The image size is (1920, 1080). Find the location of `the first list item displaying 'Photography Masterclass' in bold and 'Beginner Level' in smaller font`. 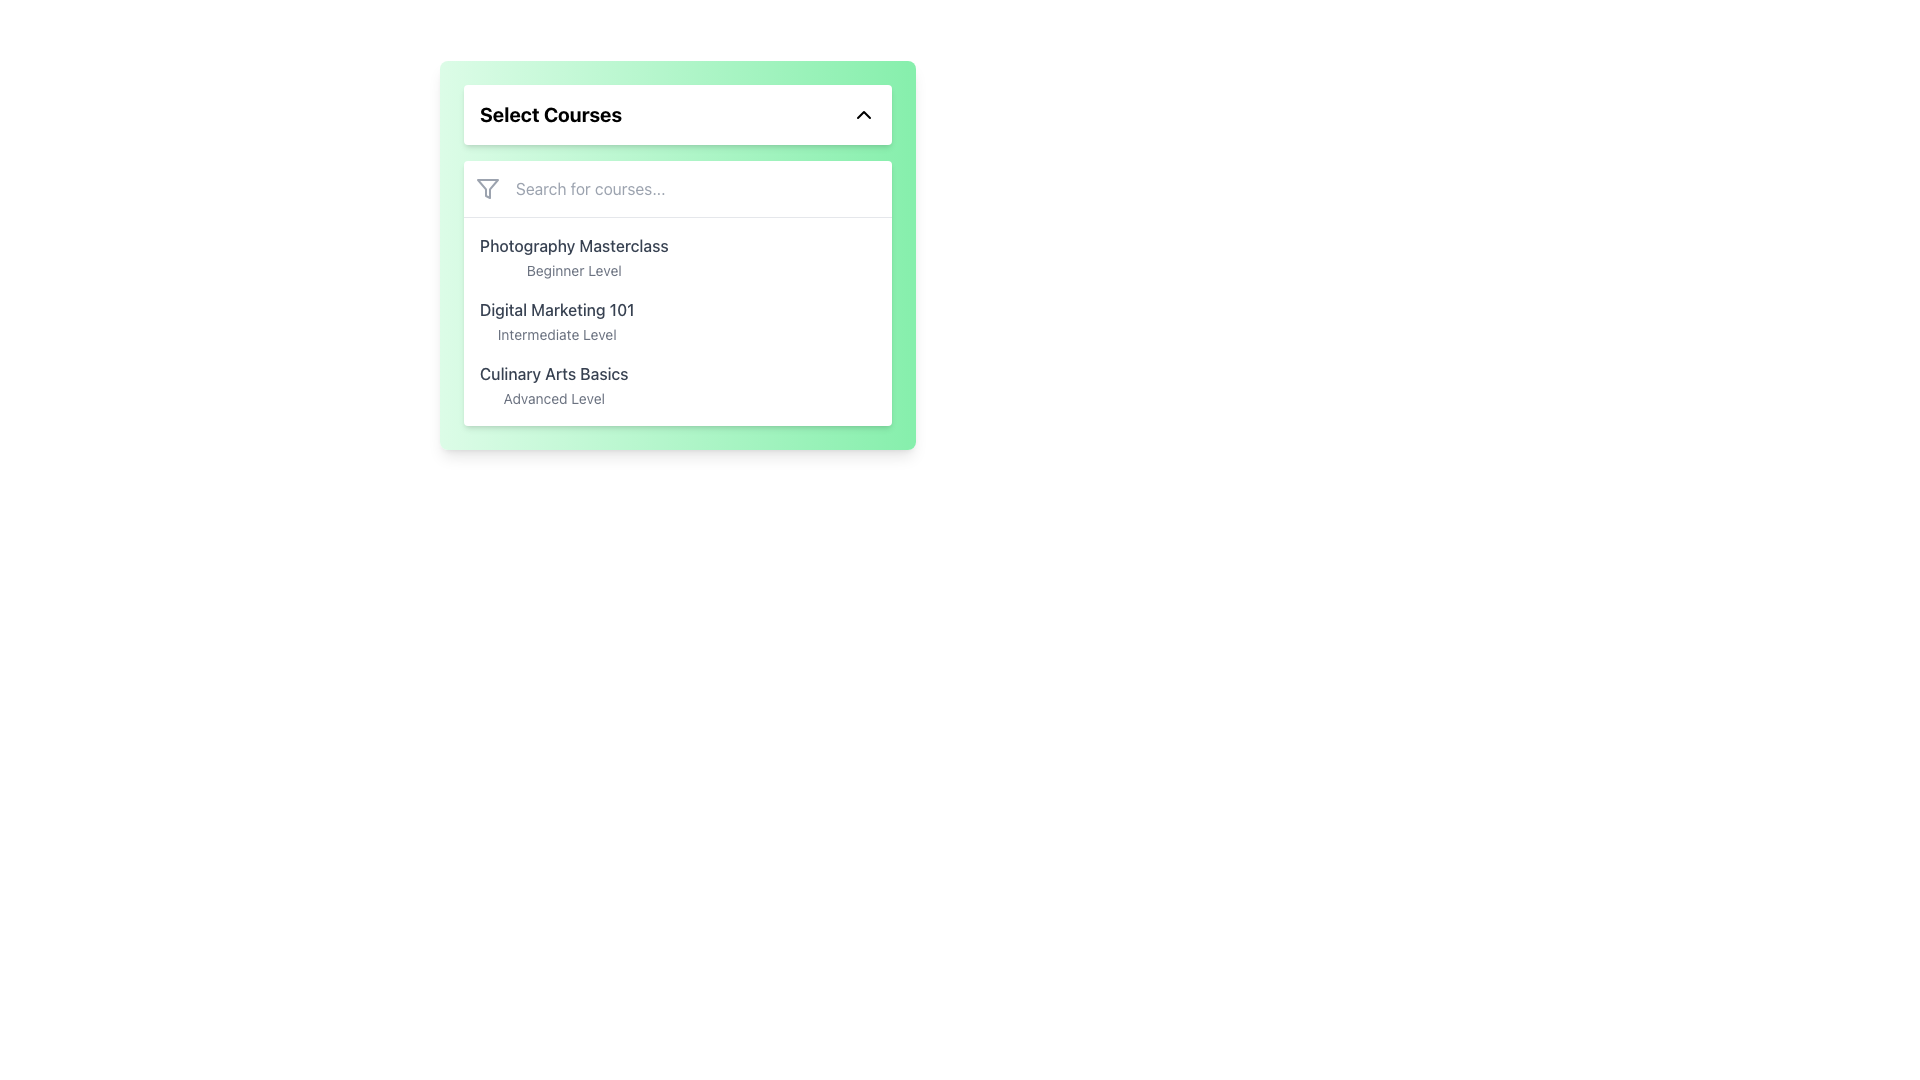

the first list item displaying 'Photography Masterclass' in bold and 'Beginner Level' in smaller font is located at coordinates (677, 257).